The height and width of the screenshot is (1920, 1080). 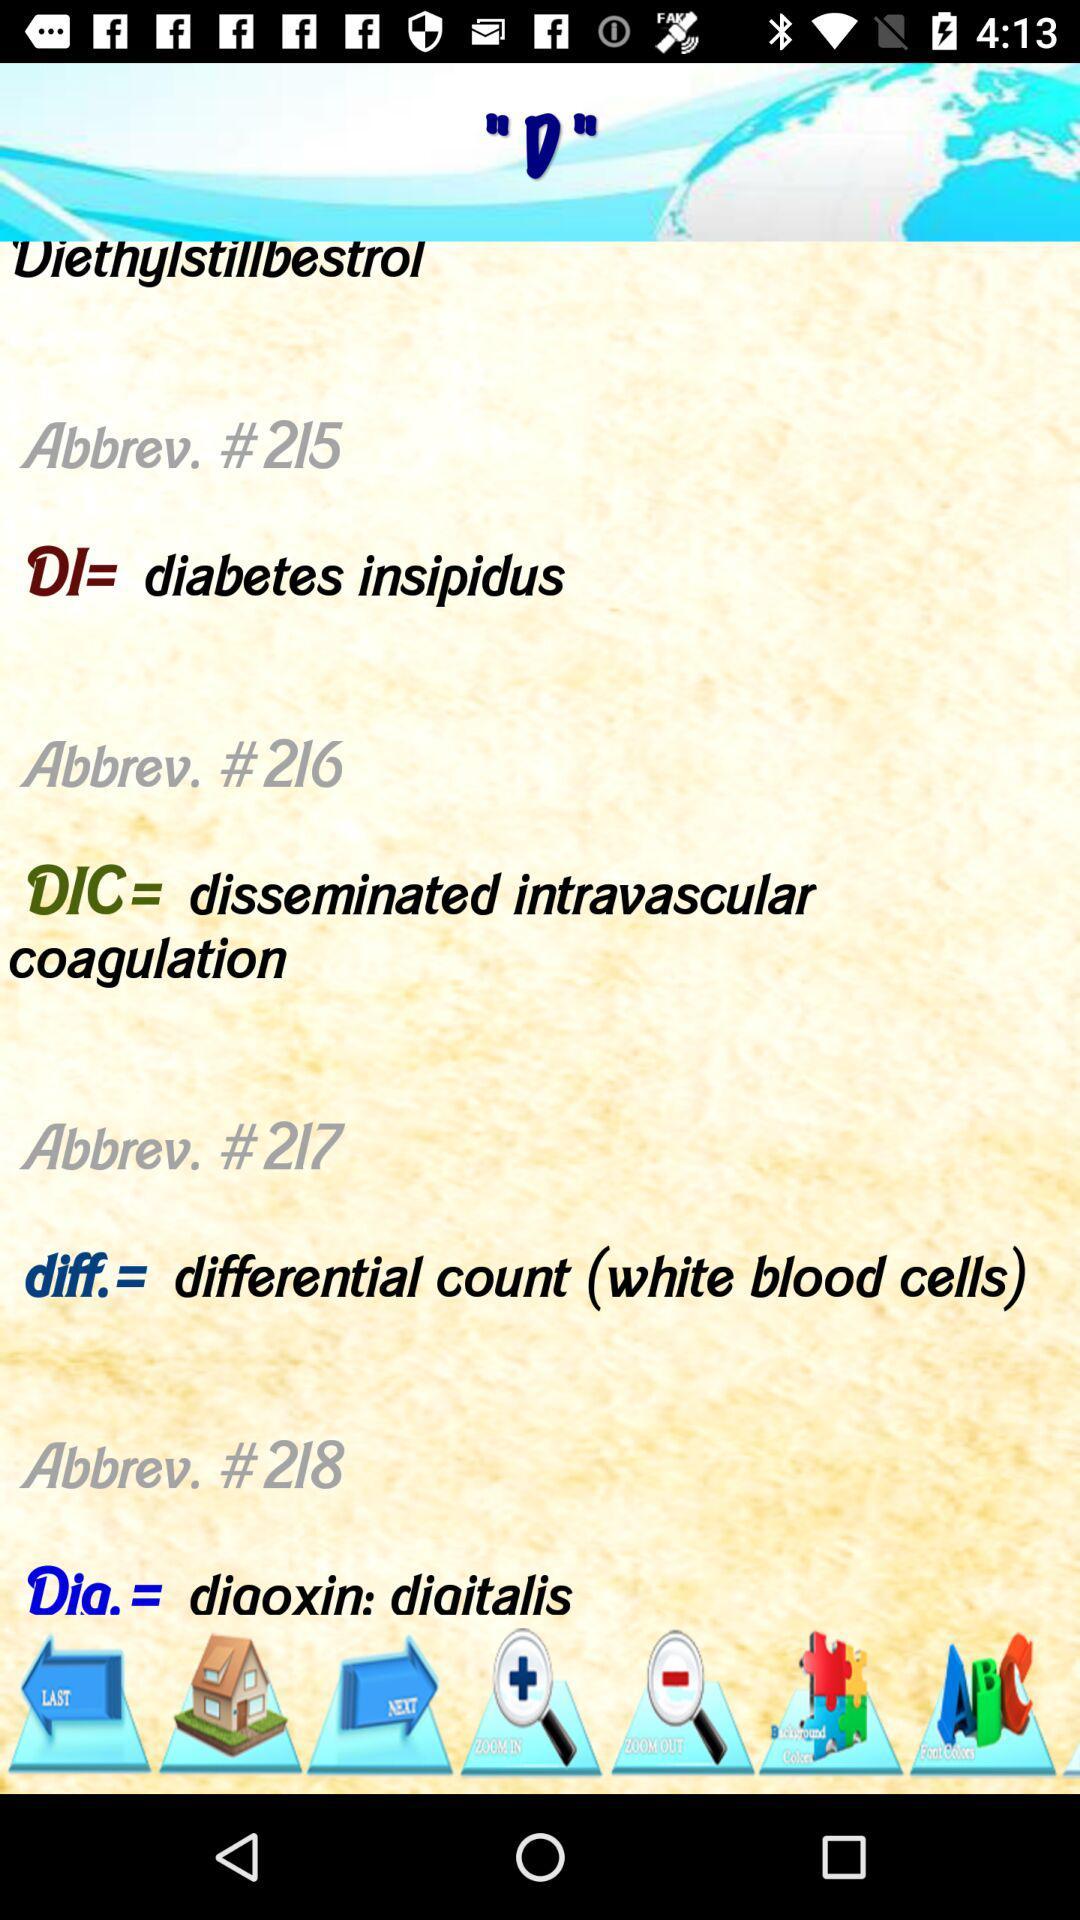 What do you see at coordinates (77, 1702) in the screenshot?
I see `icon below the abbrev 	209	 	d item` at bounding box center [77, 1702].